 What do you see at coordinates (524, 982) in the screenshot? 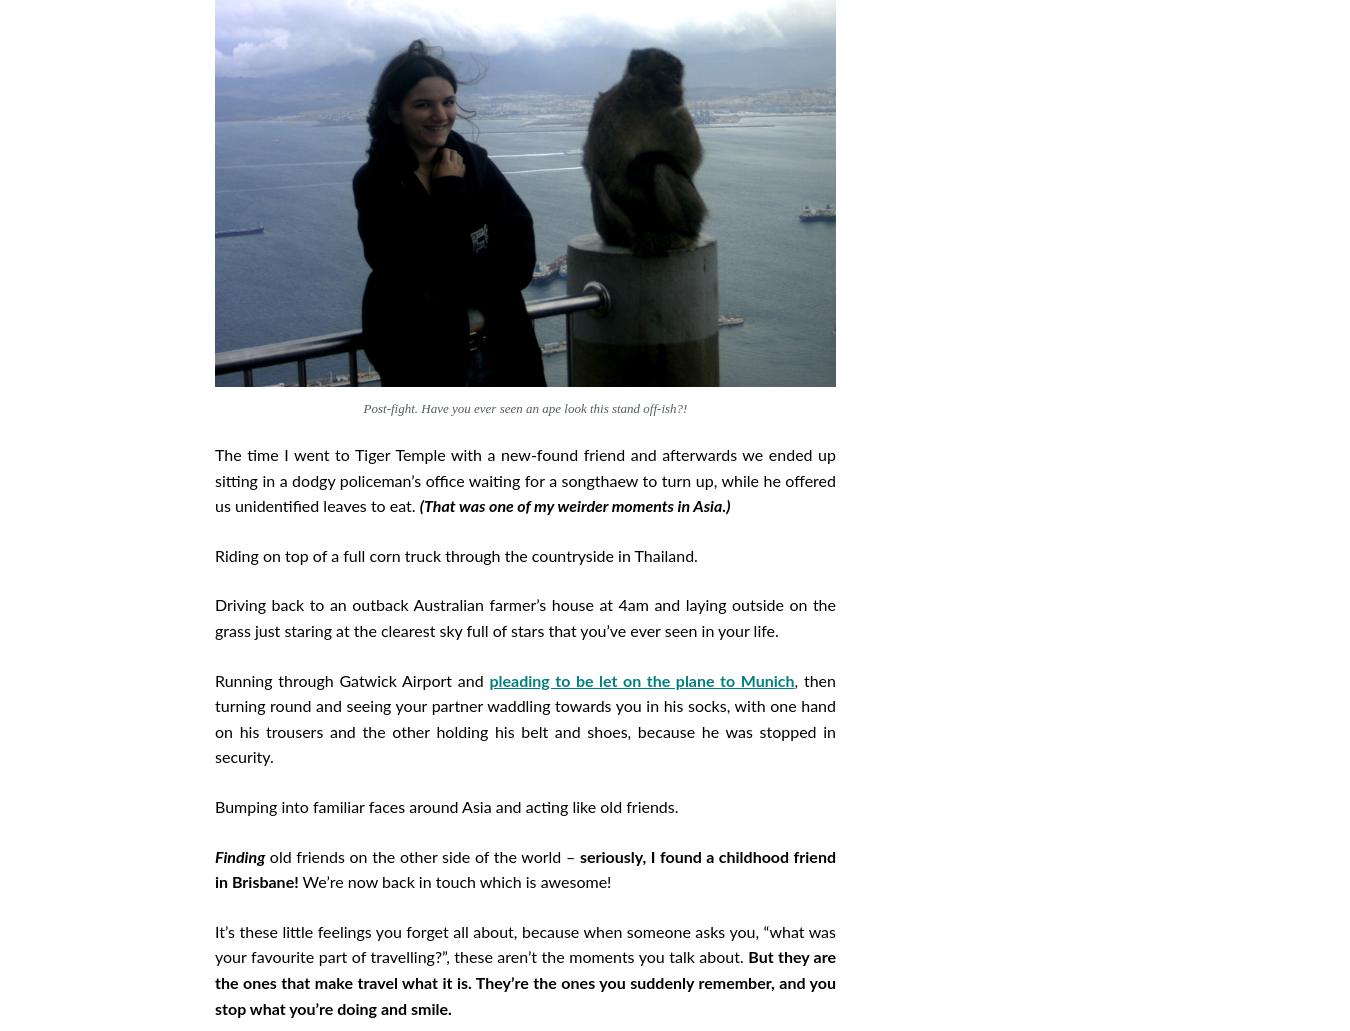
I see `'But they are the ones that make travel what it is. They’re the ones you suddenly remember, and you stop what you’re doing and smile.'` at bounding box center [524, 982].